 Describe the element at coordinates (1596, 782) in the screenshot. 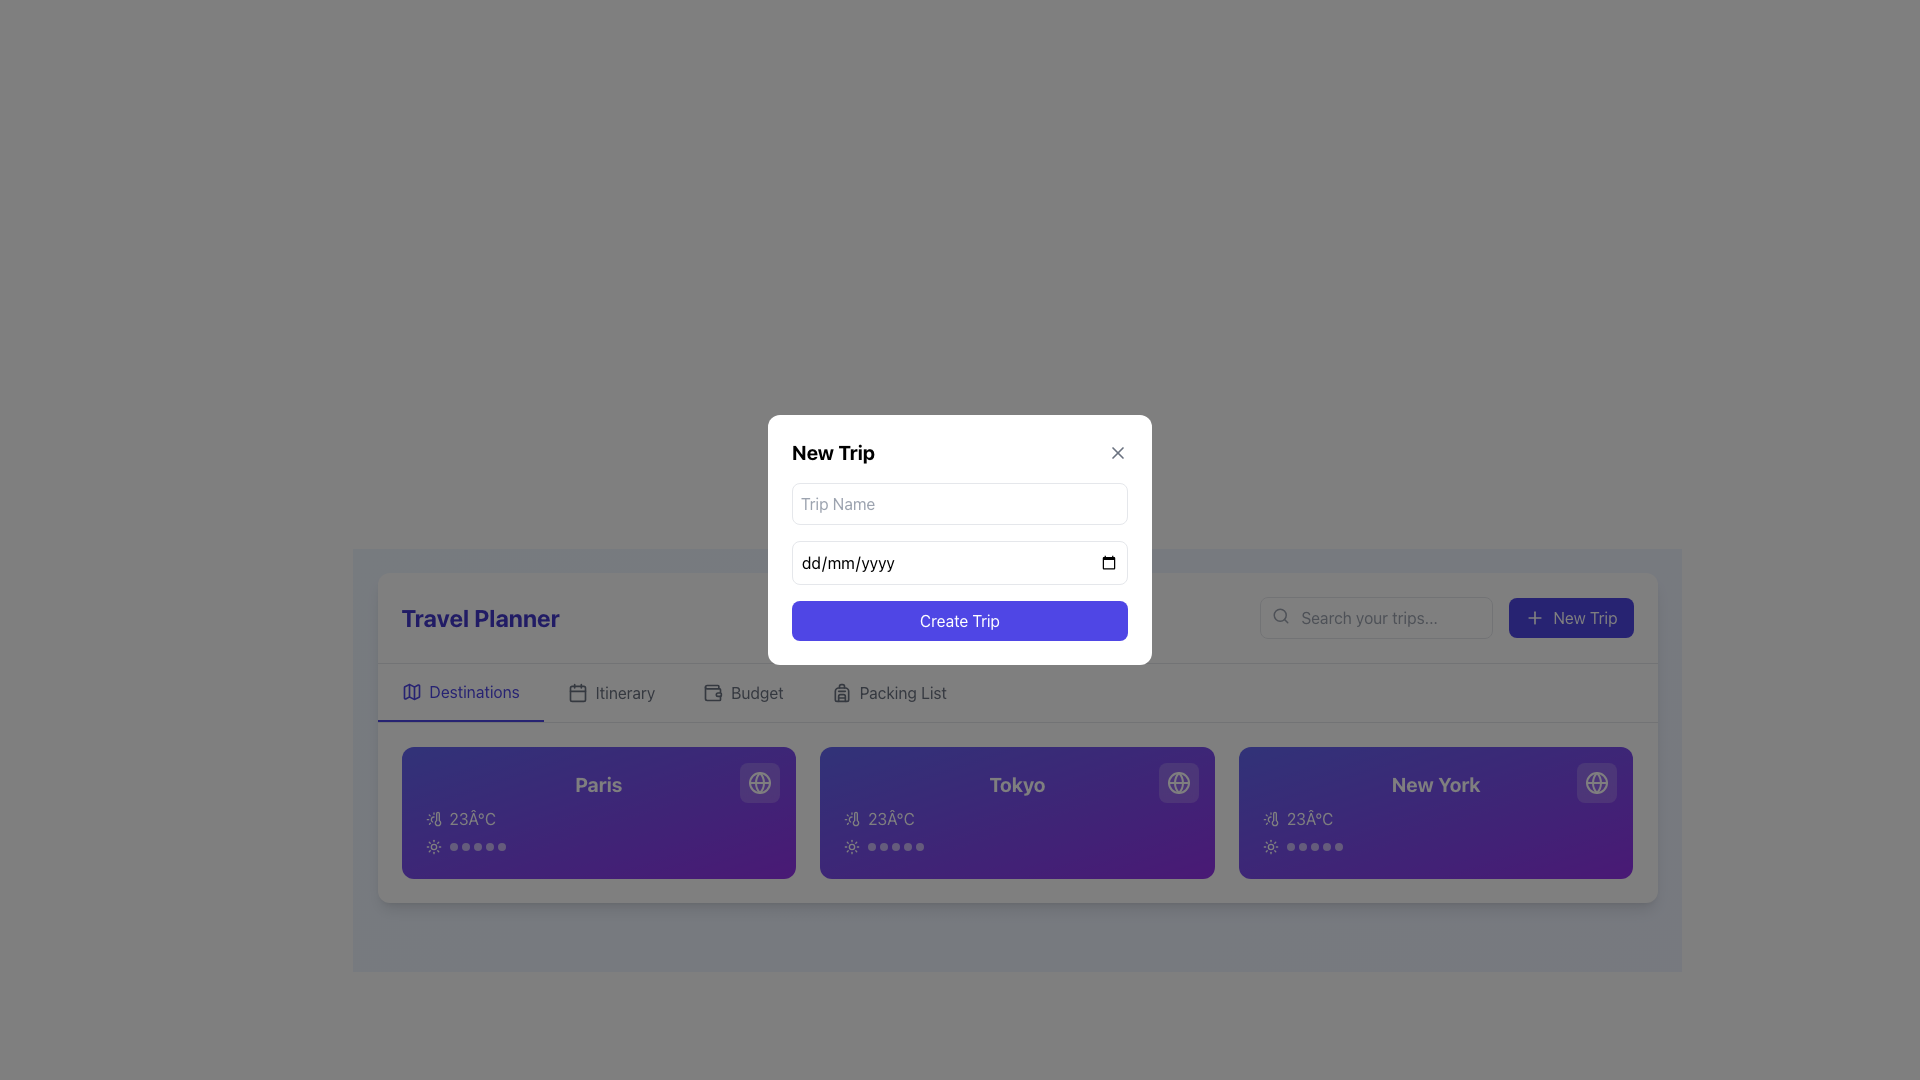

I see `the globe icon located in the upper-right corner of the card labeled 'New York'` at that location.